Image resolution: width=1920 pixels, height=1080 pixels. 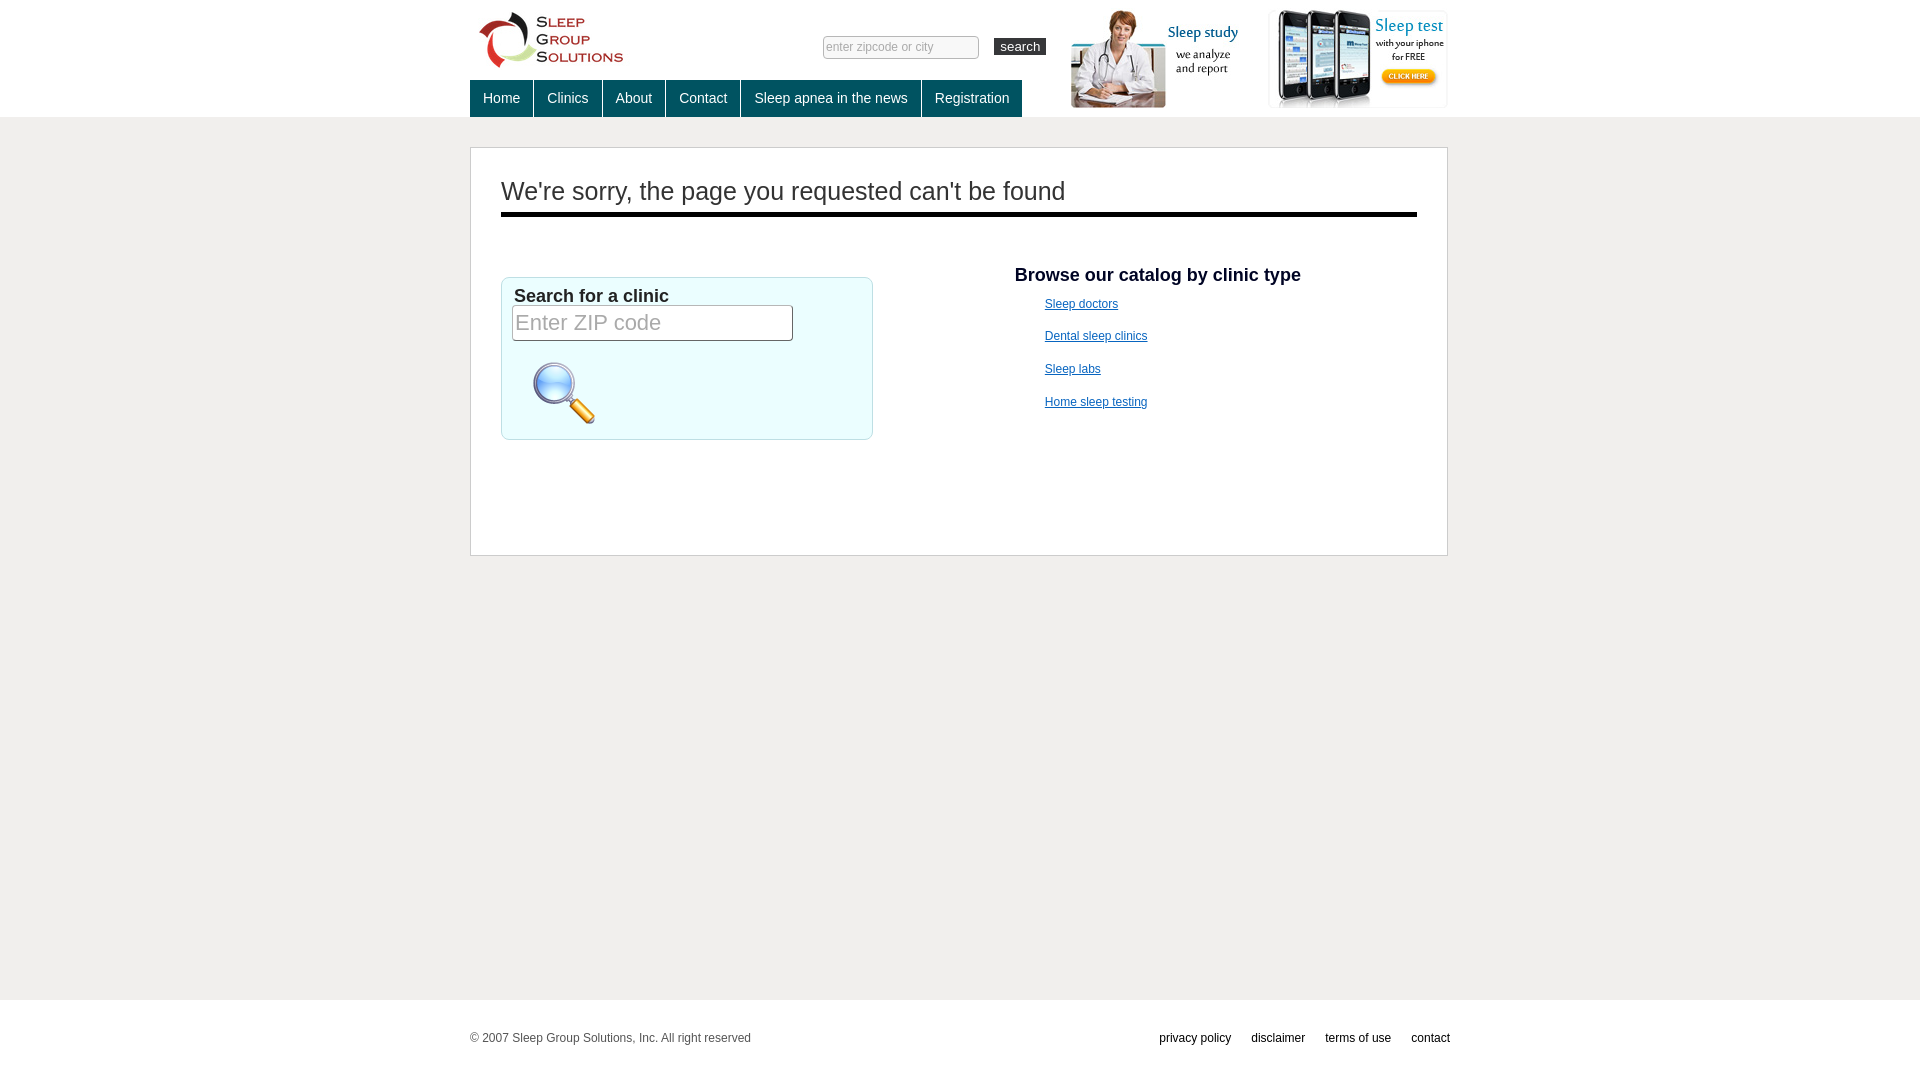 I want to click on 'Sleep lab', so click(x=614, y=39).